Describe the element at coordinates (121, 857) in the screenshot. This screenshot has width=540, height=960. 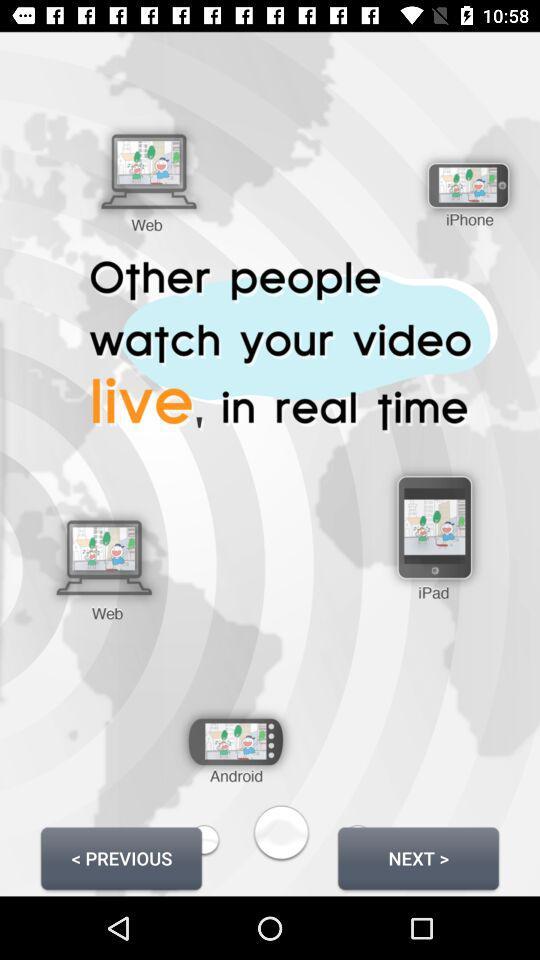
I see `item next to the next > icon` at that location.